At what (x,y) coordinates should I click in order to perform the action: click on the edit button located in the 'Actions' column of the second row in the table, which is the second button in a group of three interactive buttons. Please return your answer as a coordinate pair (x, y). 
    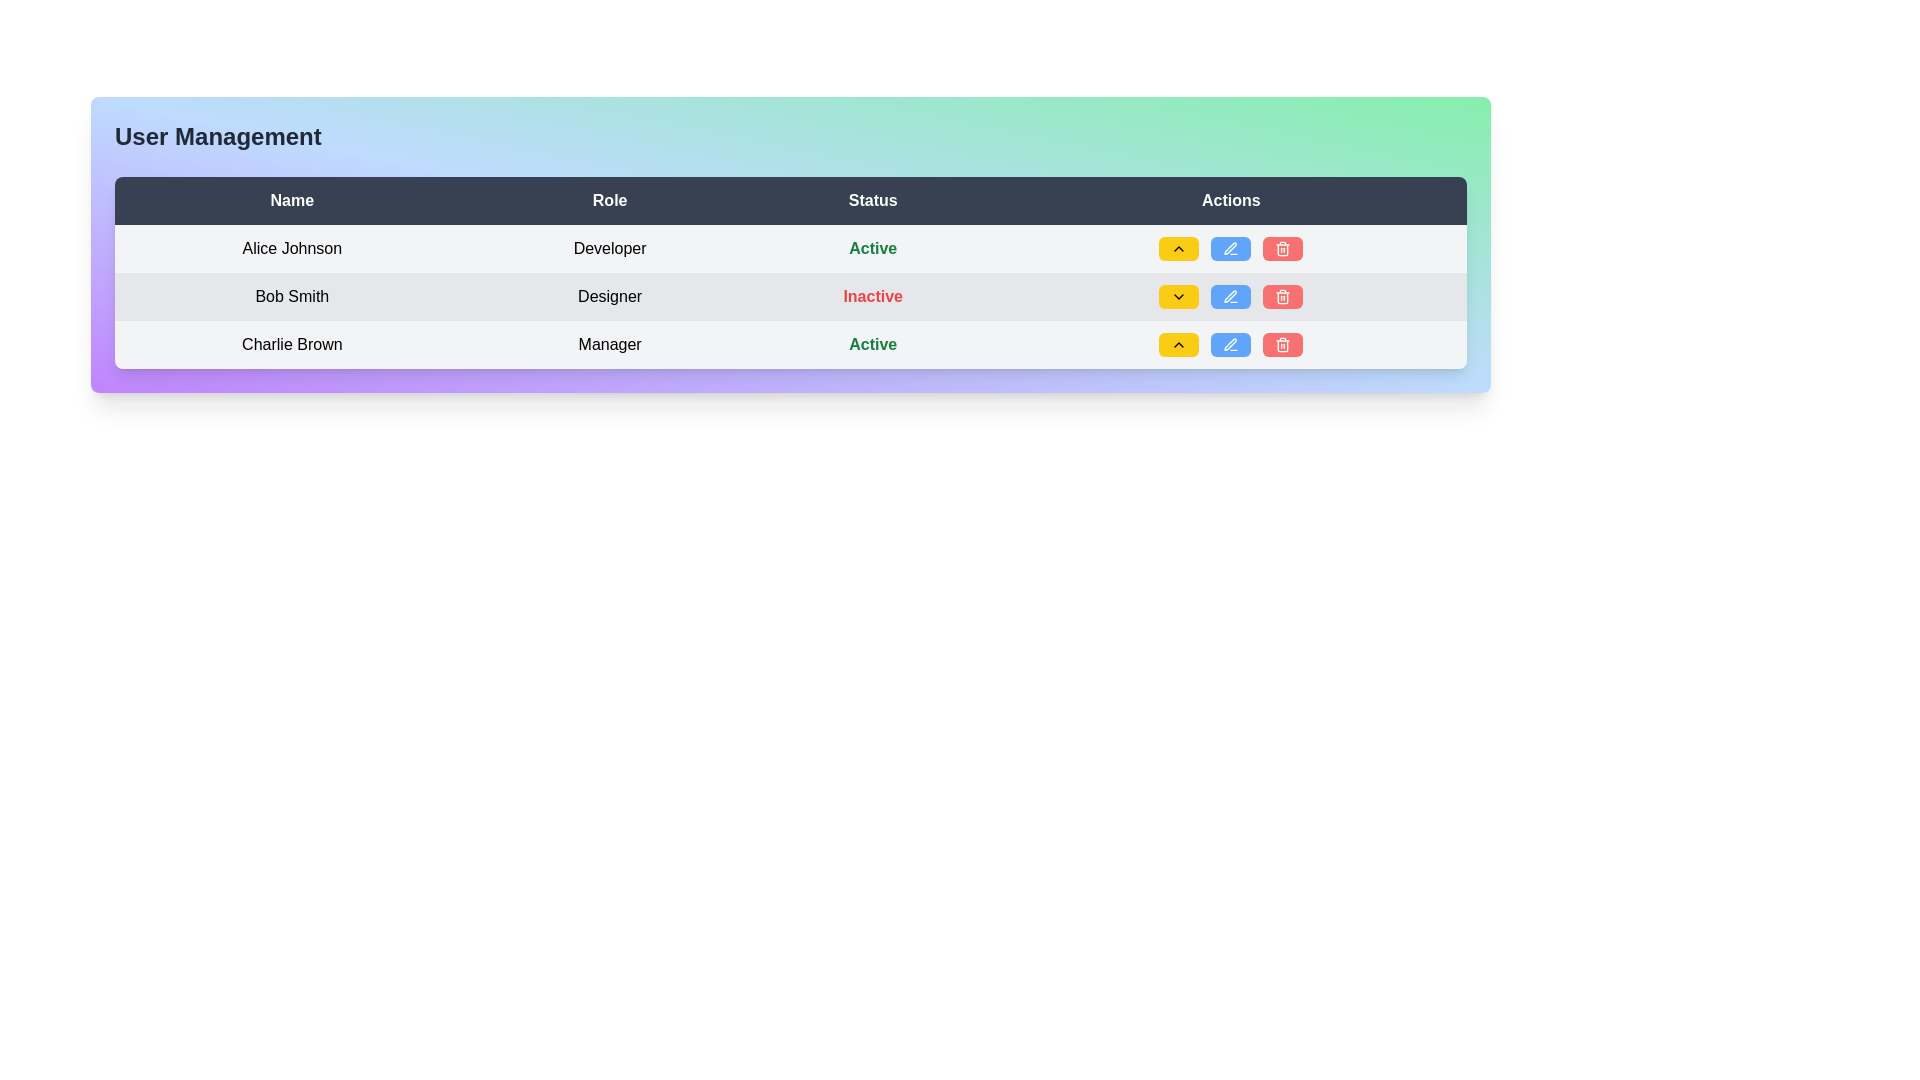
    Looking at the image, I should click on (1230, 248).